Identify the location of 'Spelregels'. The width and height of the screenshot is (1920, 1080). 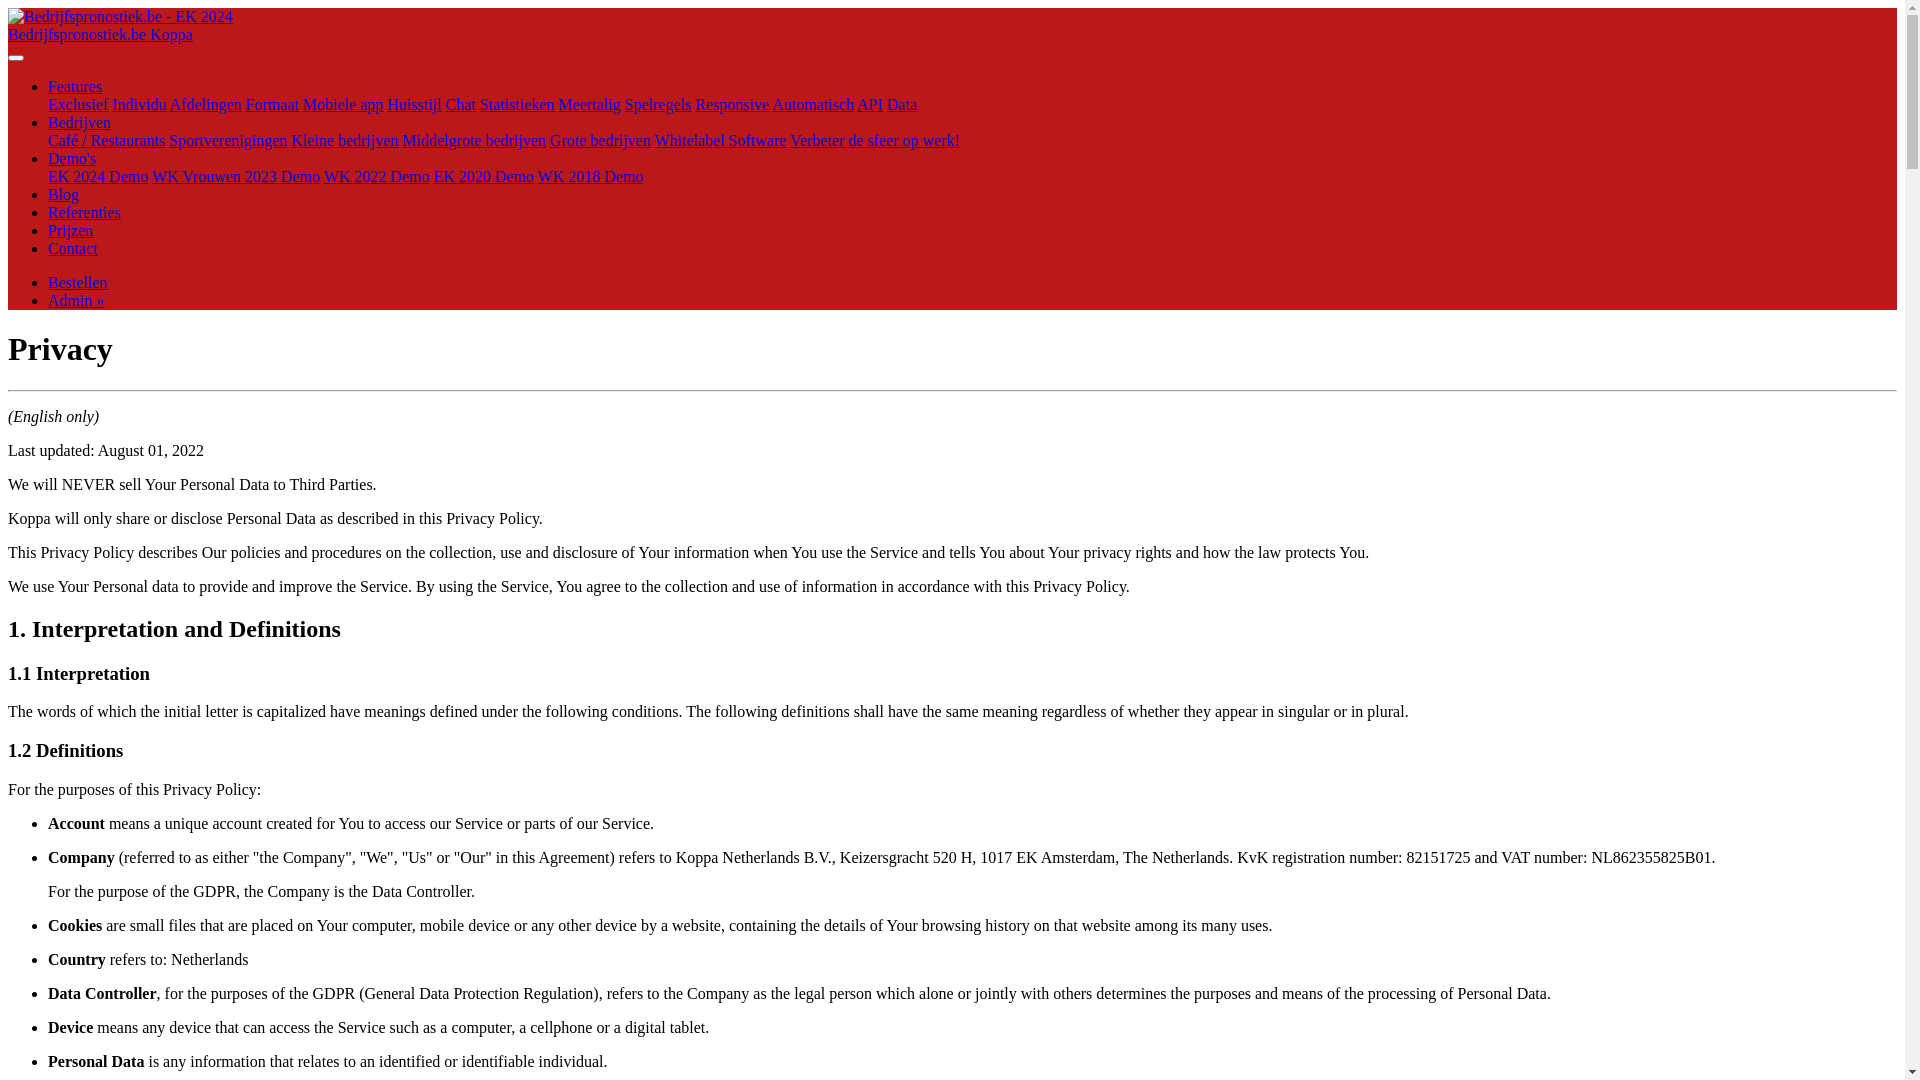
(658, 104).